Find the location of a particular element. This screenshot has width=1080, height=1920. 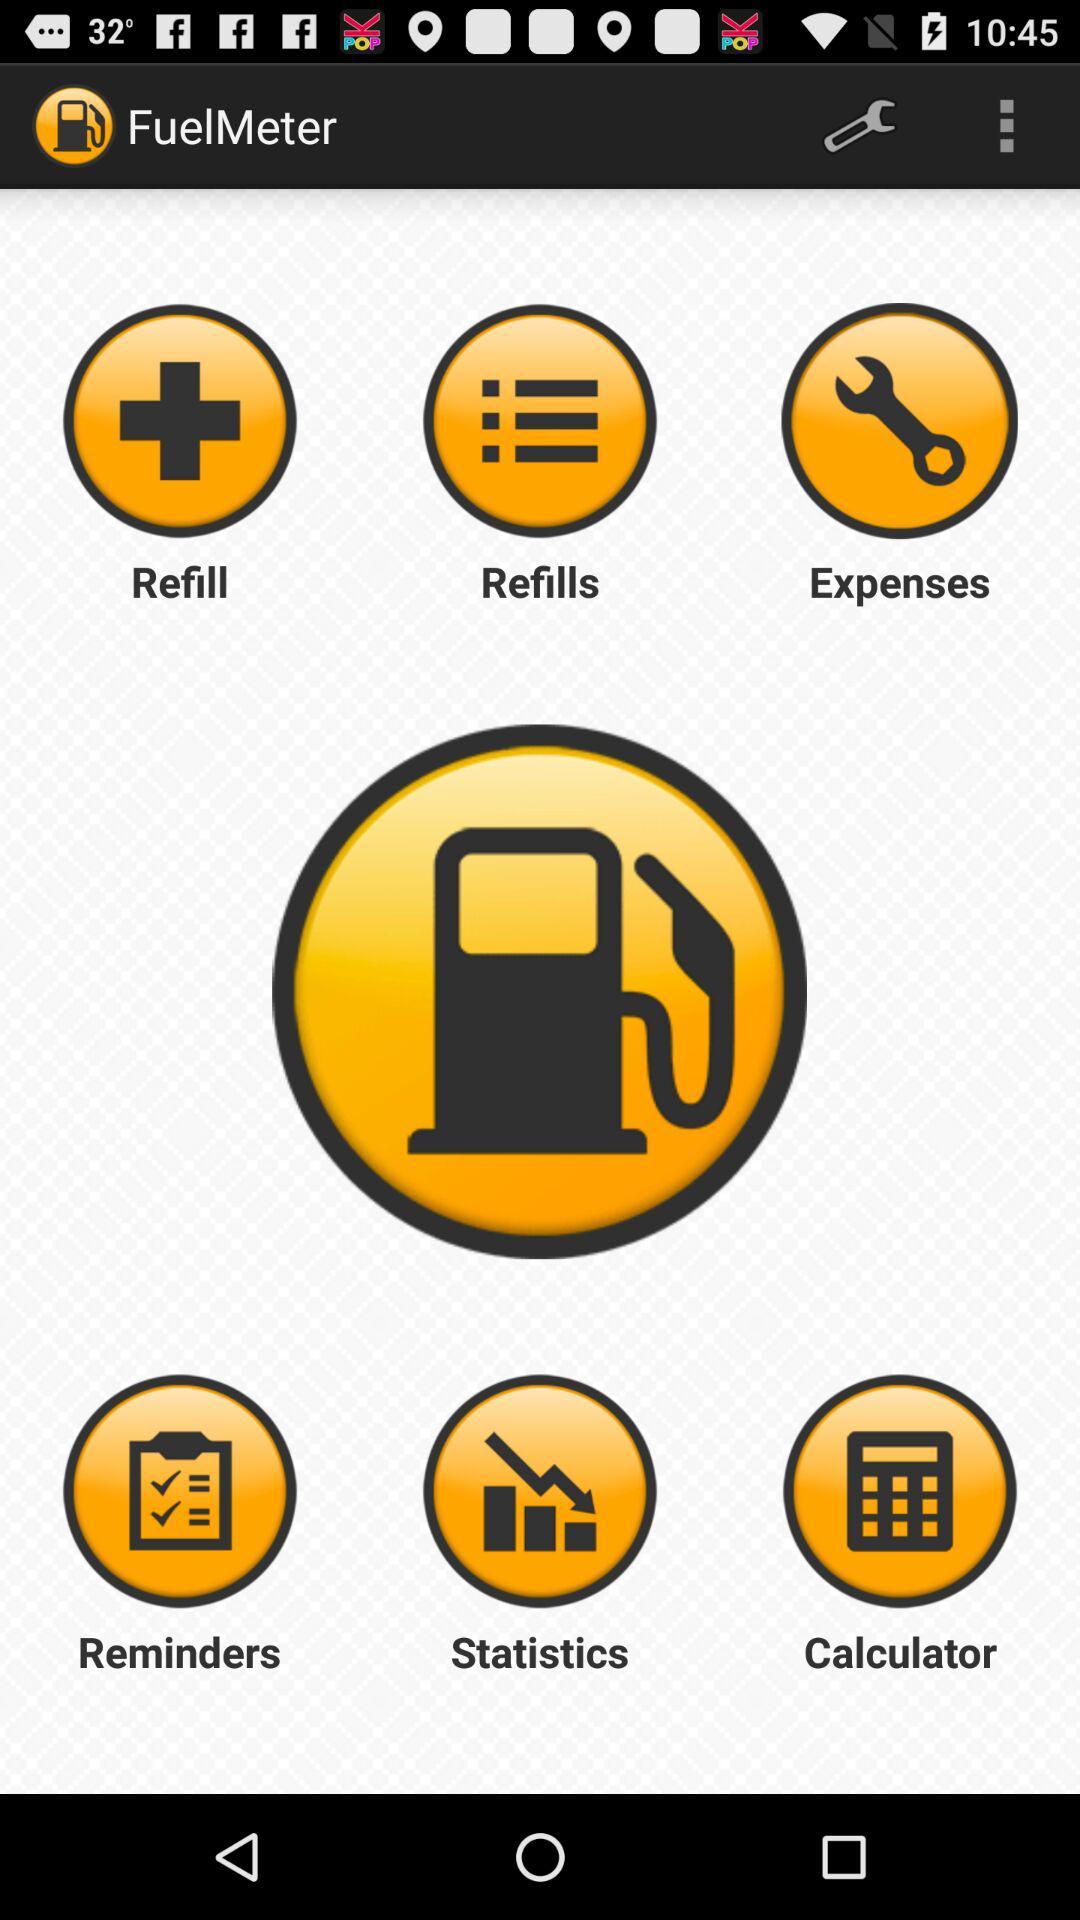

app above the statistics icon is located at coordinates (898, 1491).